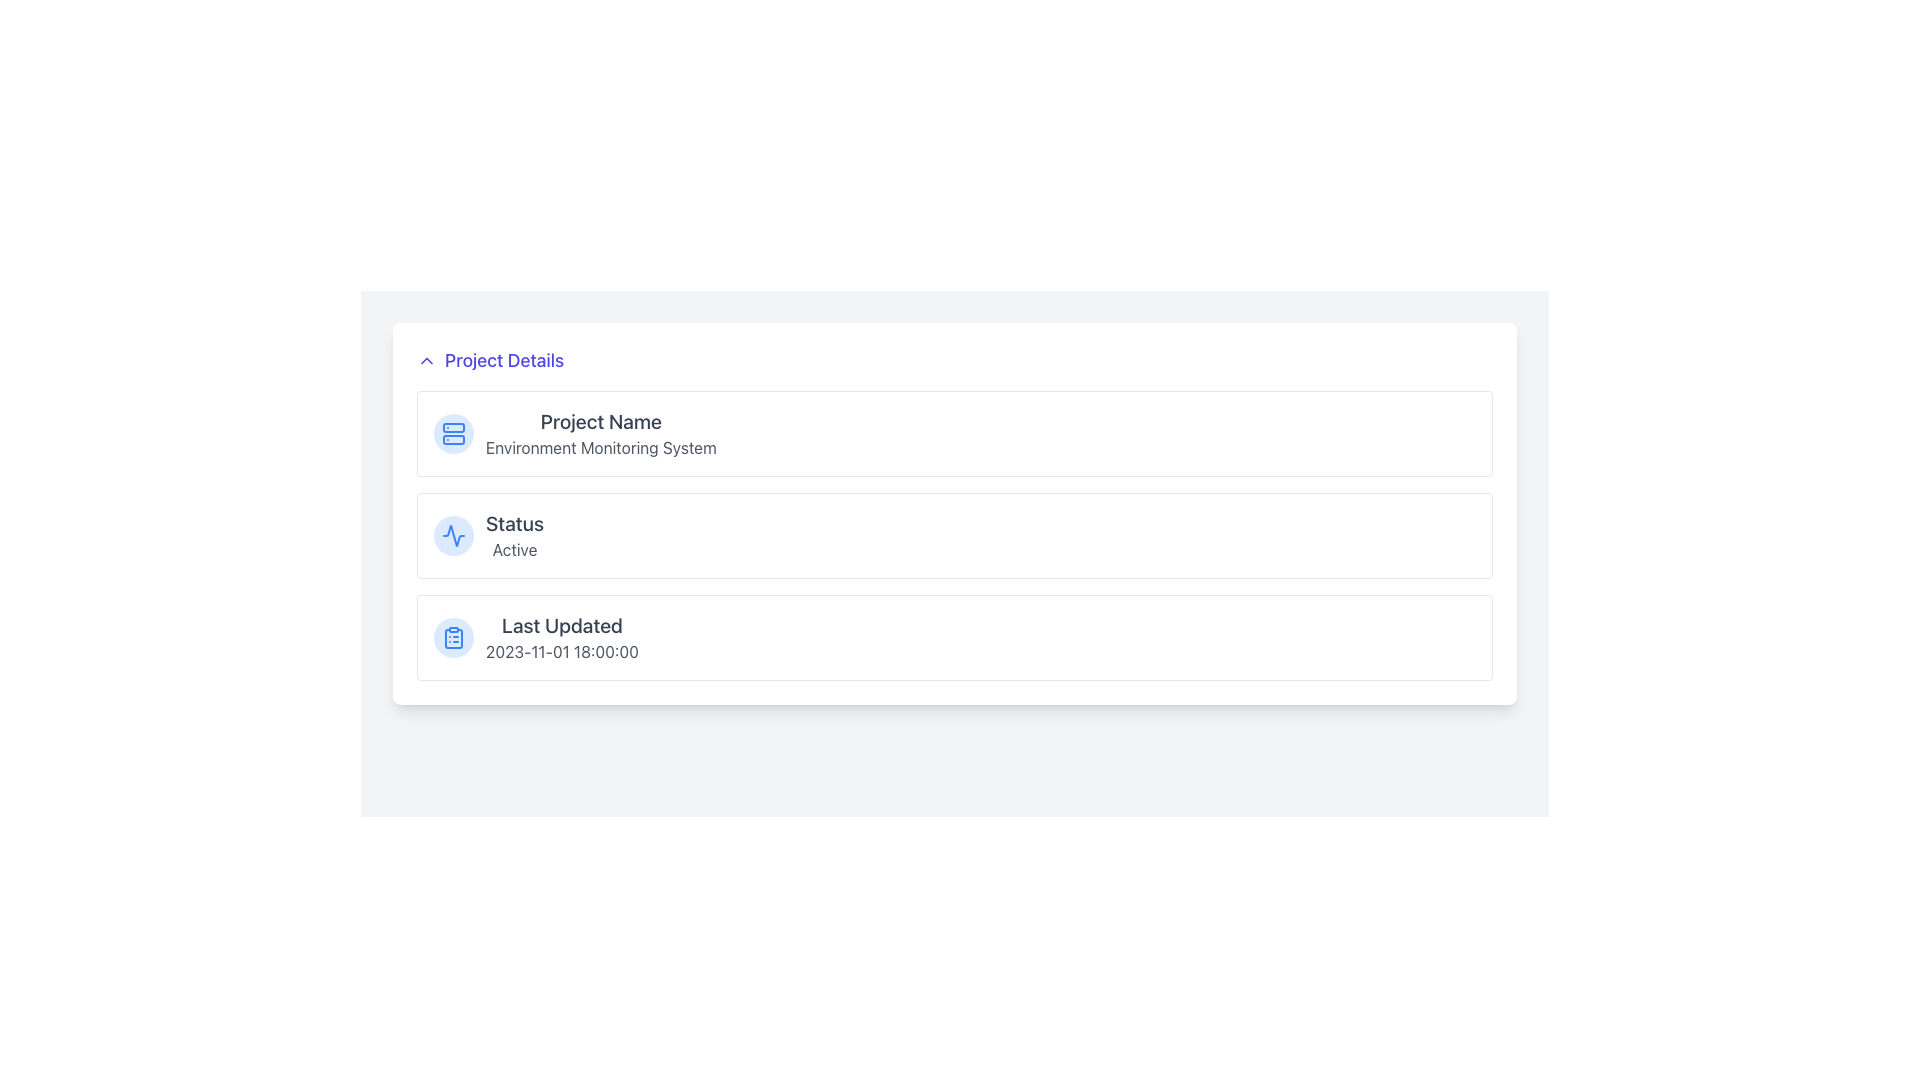 The height and width of the screenshot is (1080, 1920). Describe the element at coordinates (453, 535) in the screenshot. I see `the icon representing the 'Status' section in the 'Project Details' card, which is located to the left of the text 'Status' and 'Active'` at that location.